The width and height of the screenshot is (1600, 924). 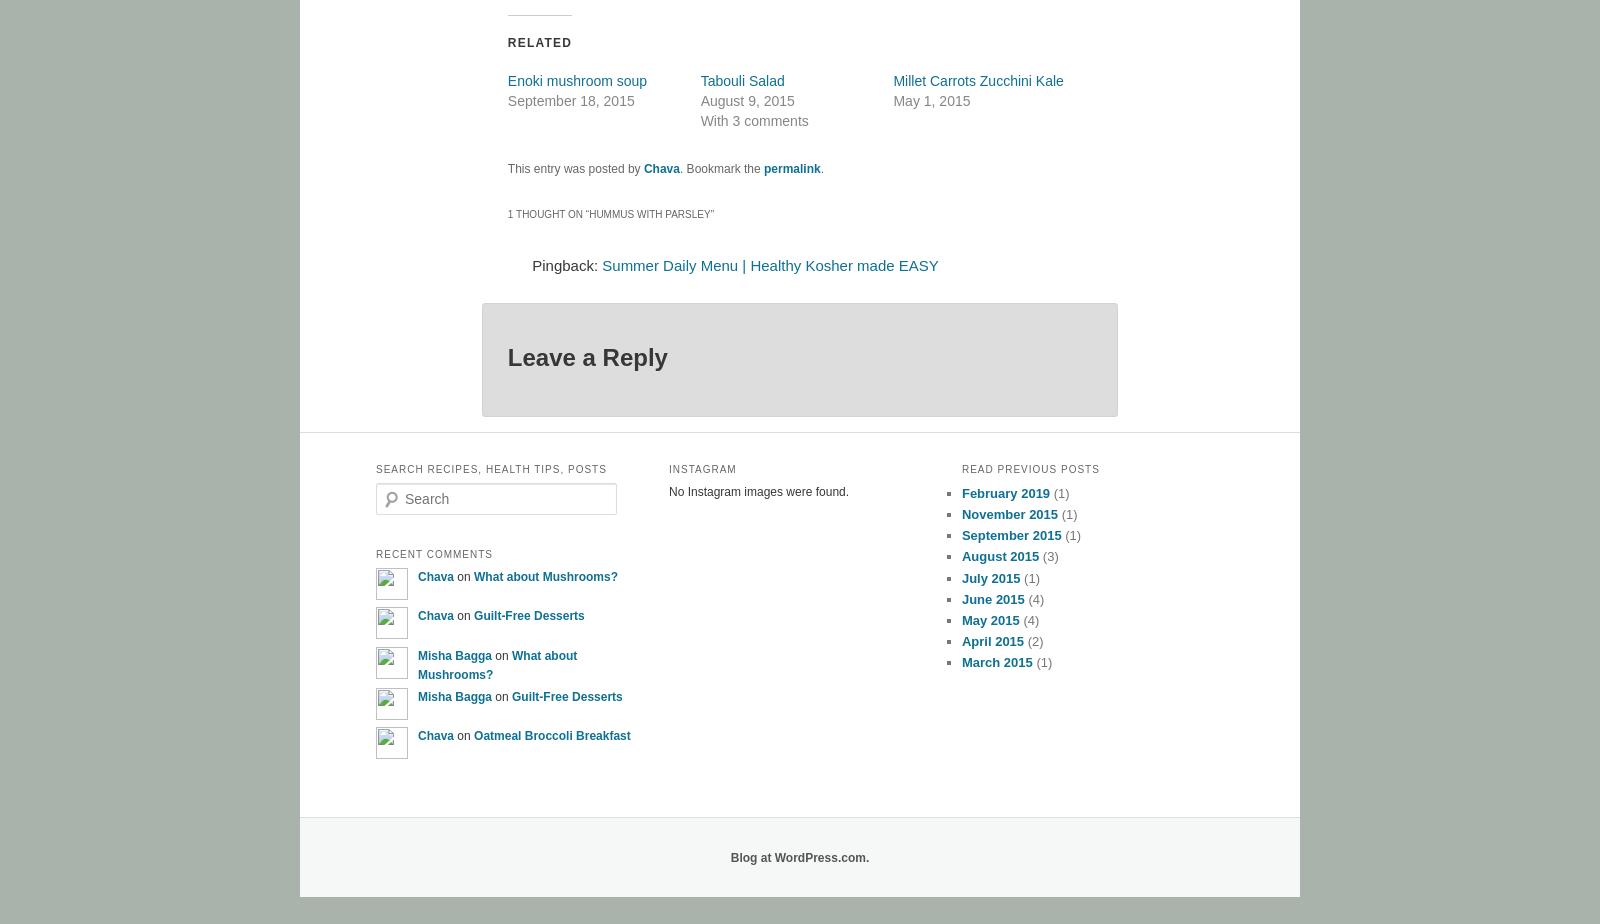 What do you see at coordinates (1033, 640) in the screenshot?
I see `'(2)'` at bounding box center [1033, 640].